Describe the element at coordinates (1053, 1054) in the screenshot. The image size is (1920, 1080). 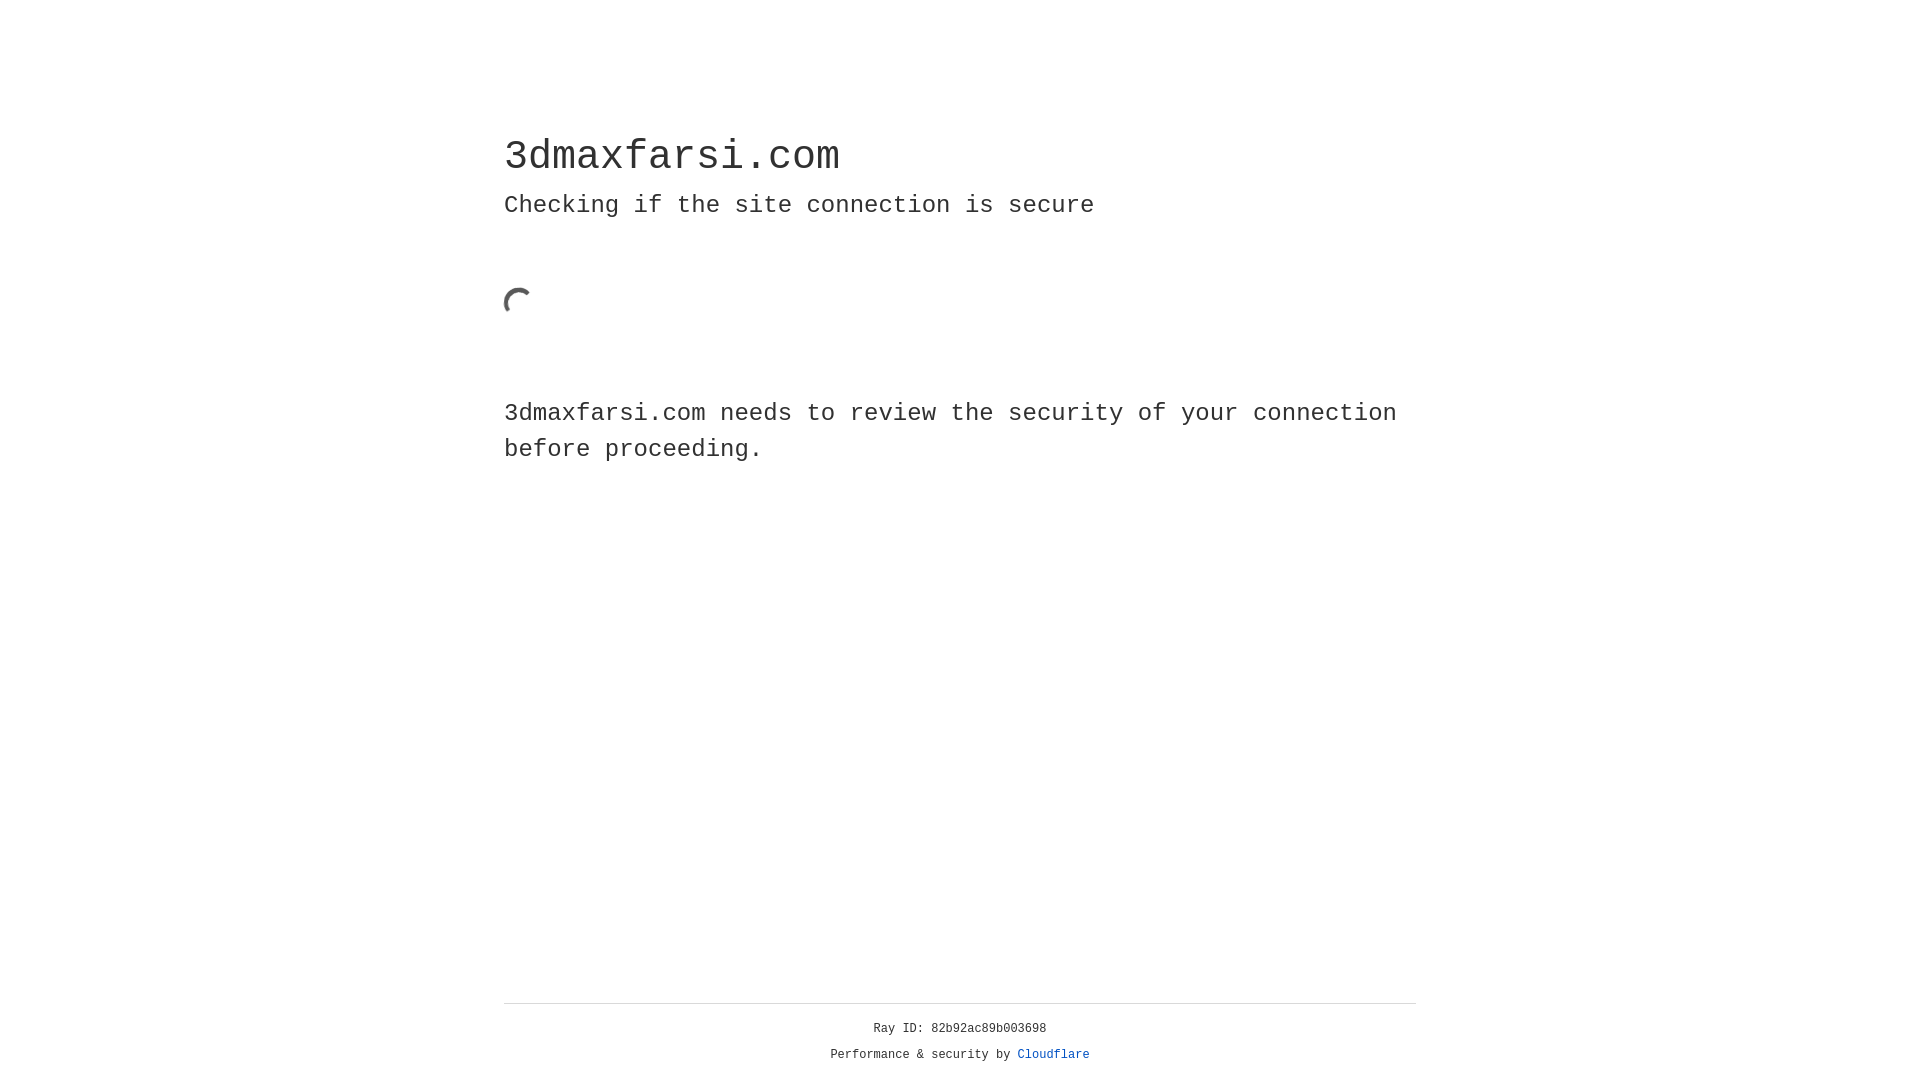
I see `'Cloudflare'` at that location.